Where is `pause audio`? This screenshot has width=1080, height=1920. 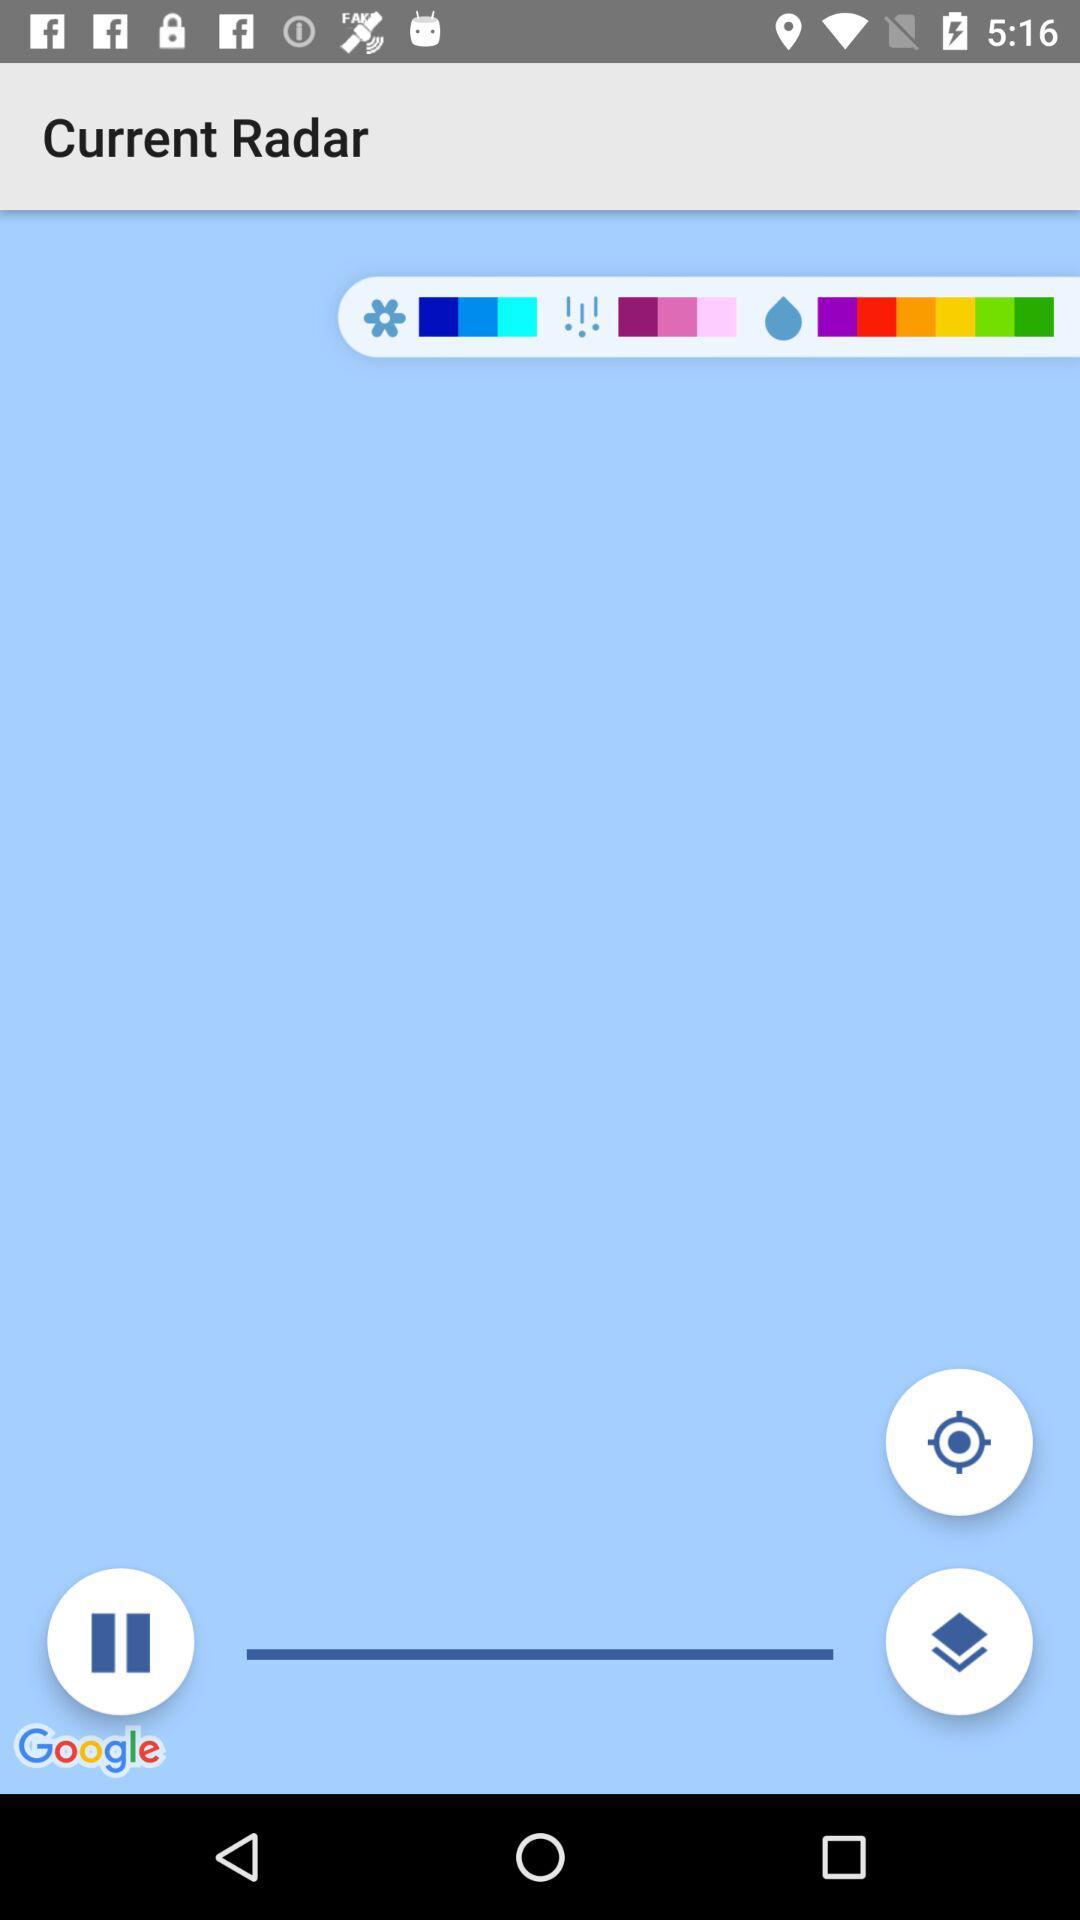 pause audio is located at coordinates (120, 1641).